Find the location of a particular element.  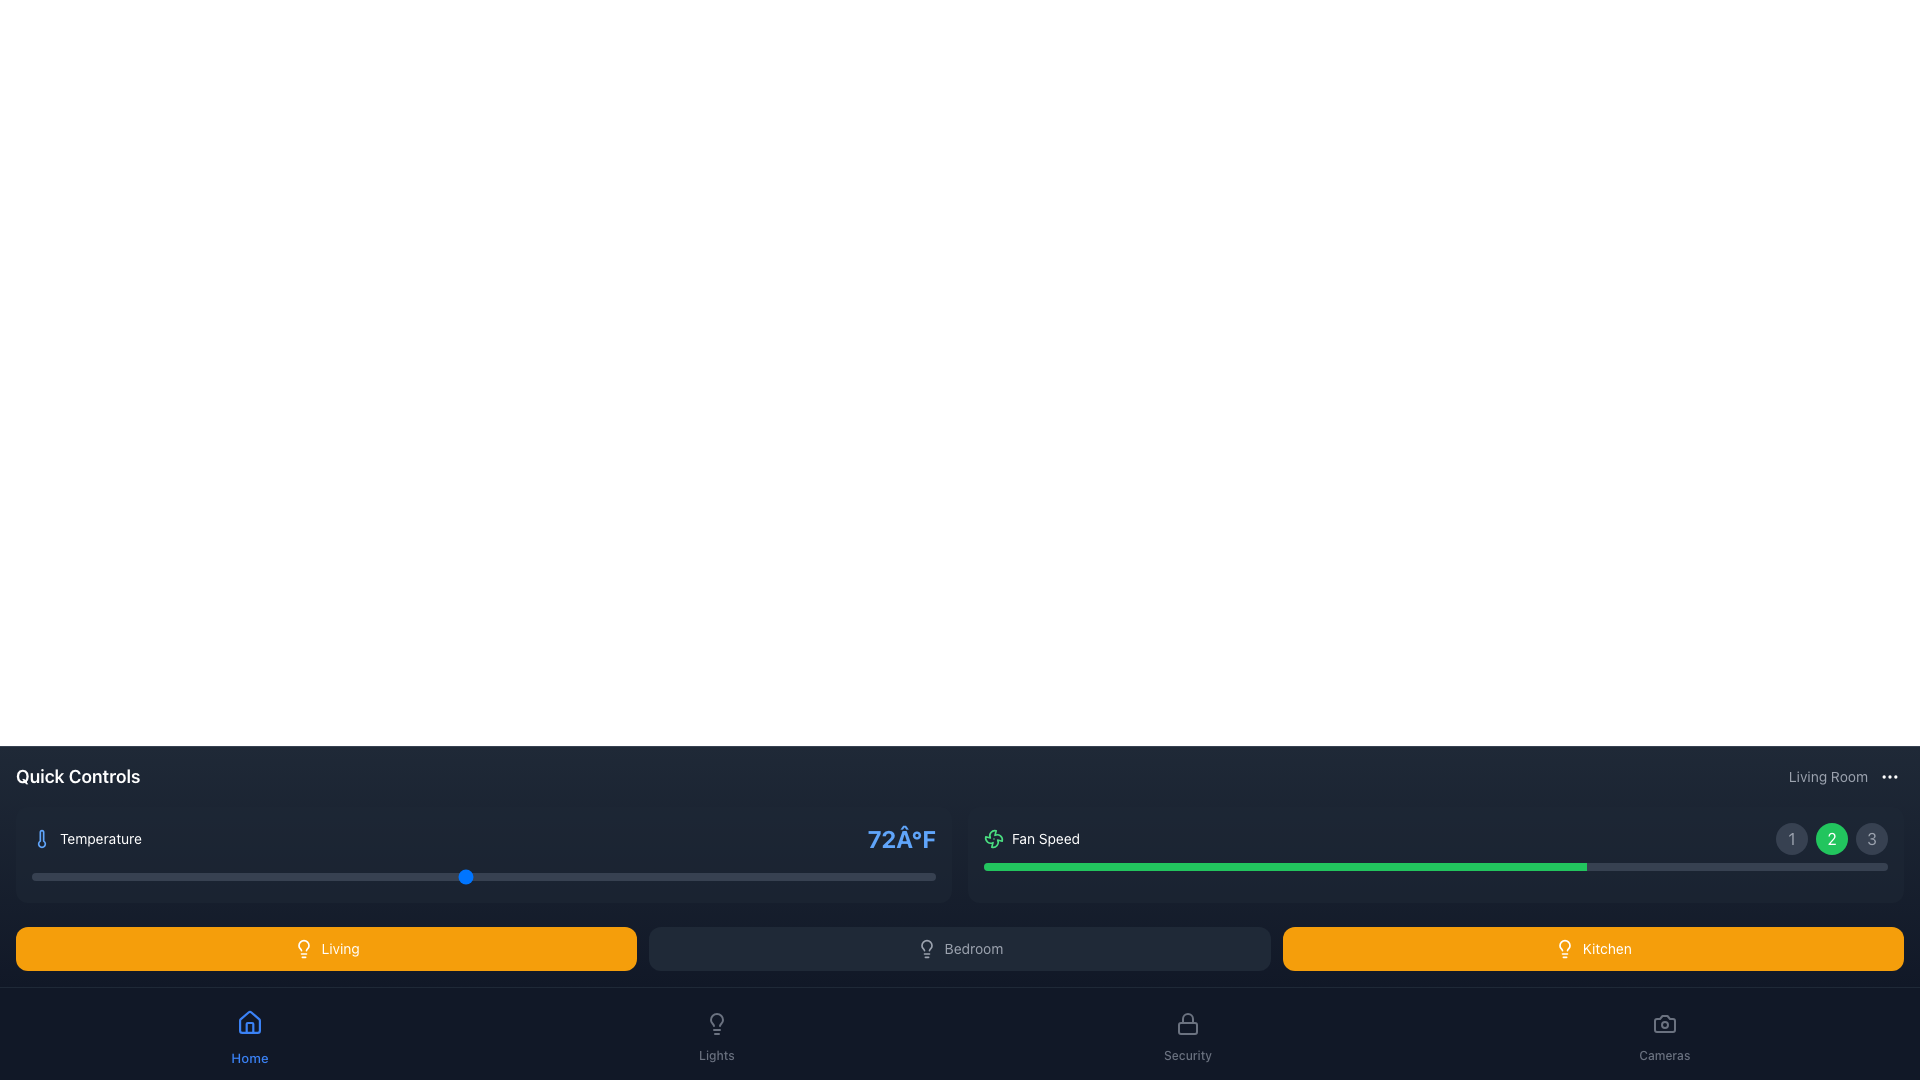

the third button from the left in the horizontal row of buttons at the bottom of the interface is located at coordinates (1592, 947).